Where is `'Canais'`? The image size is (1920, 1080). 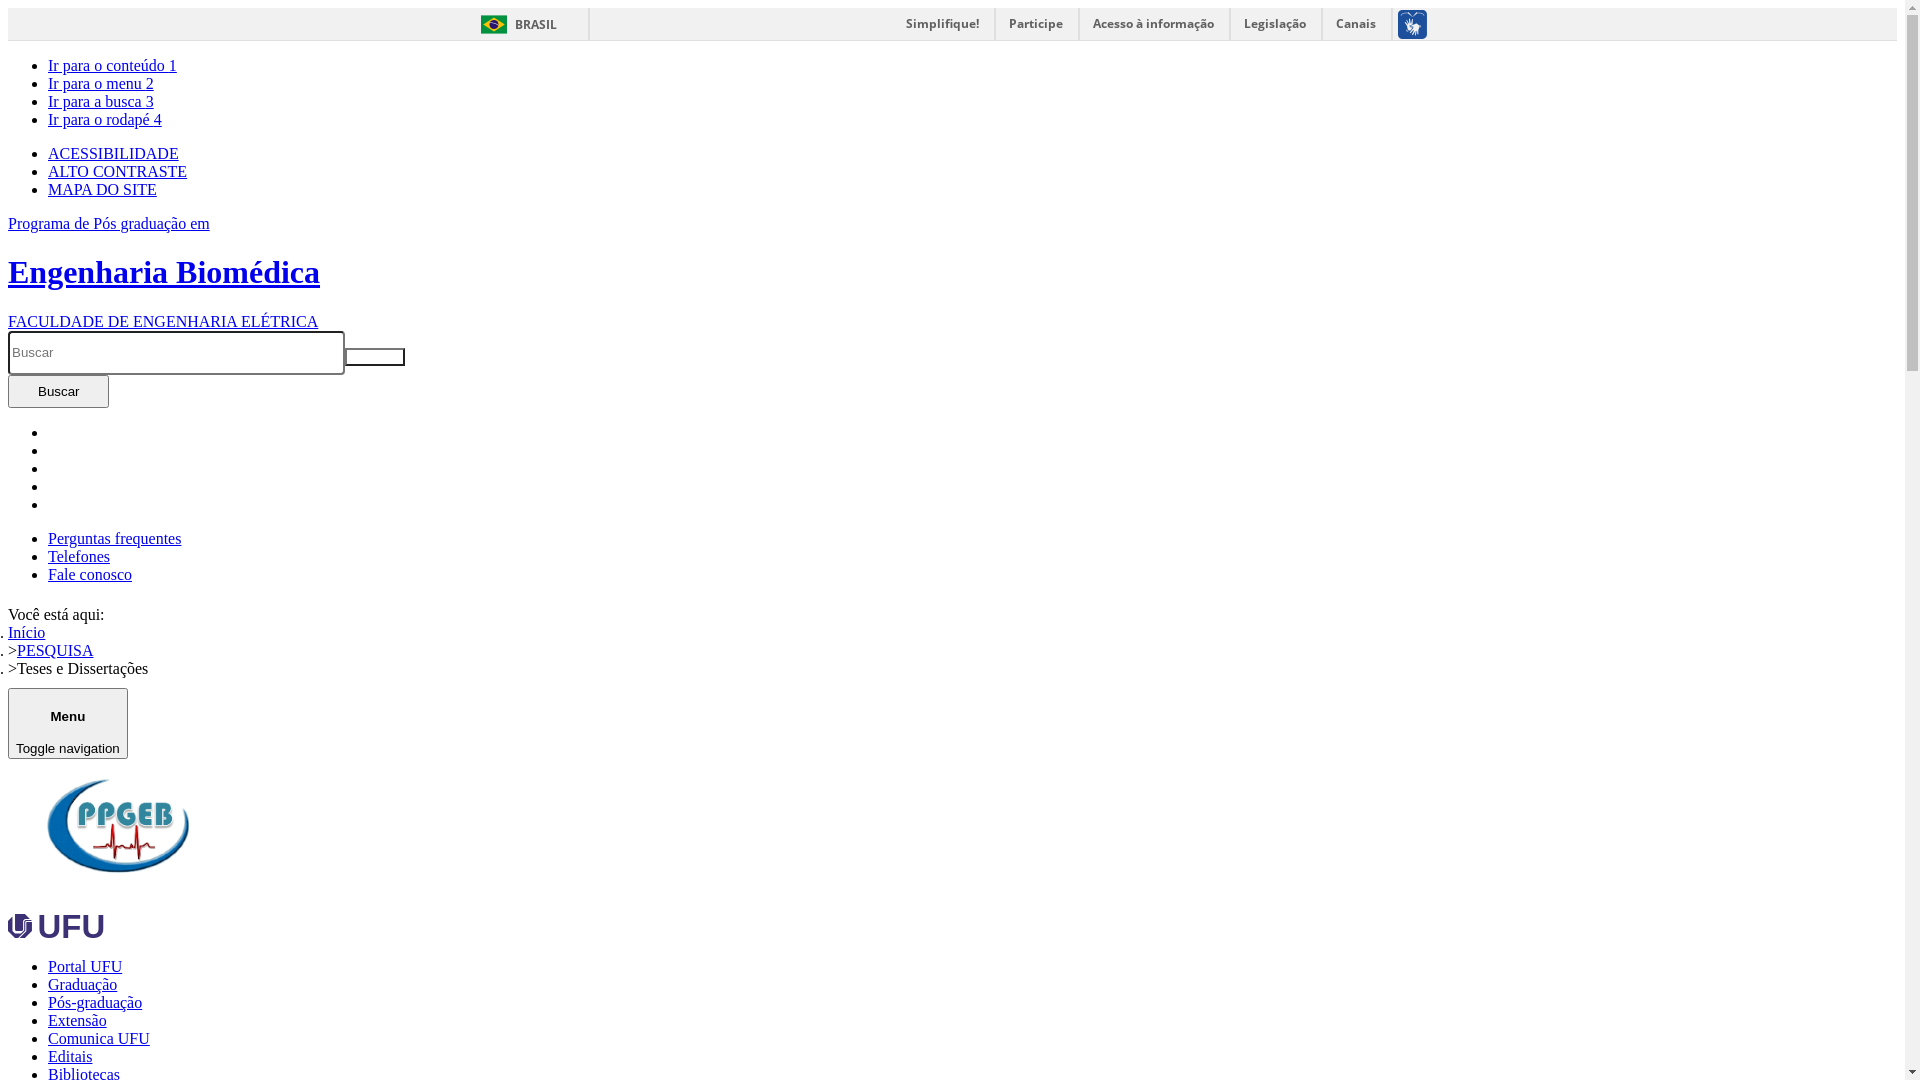
'Canais' is located at coordinates (1321, 23).